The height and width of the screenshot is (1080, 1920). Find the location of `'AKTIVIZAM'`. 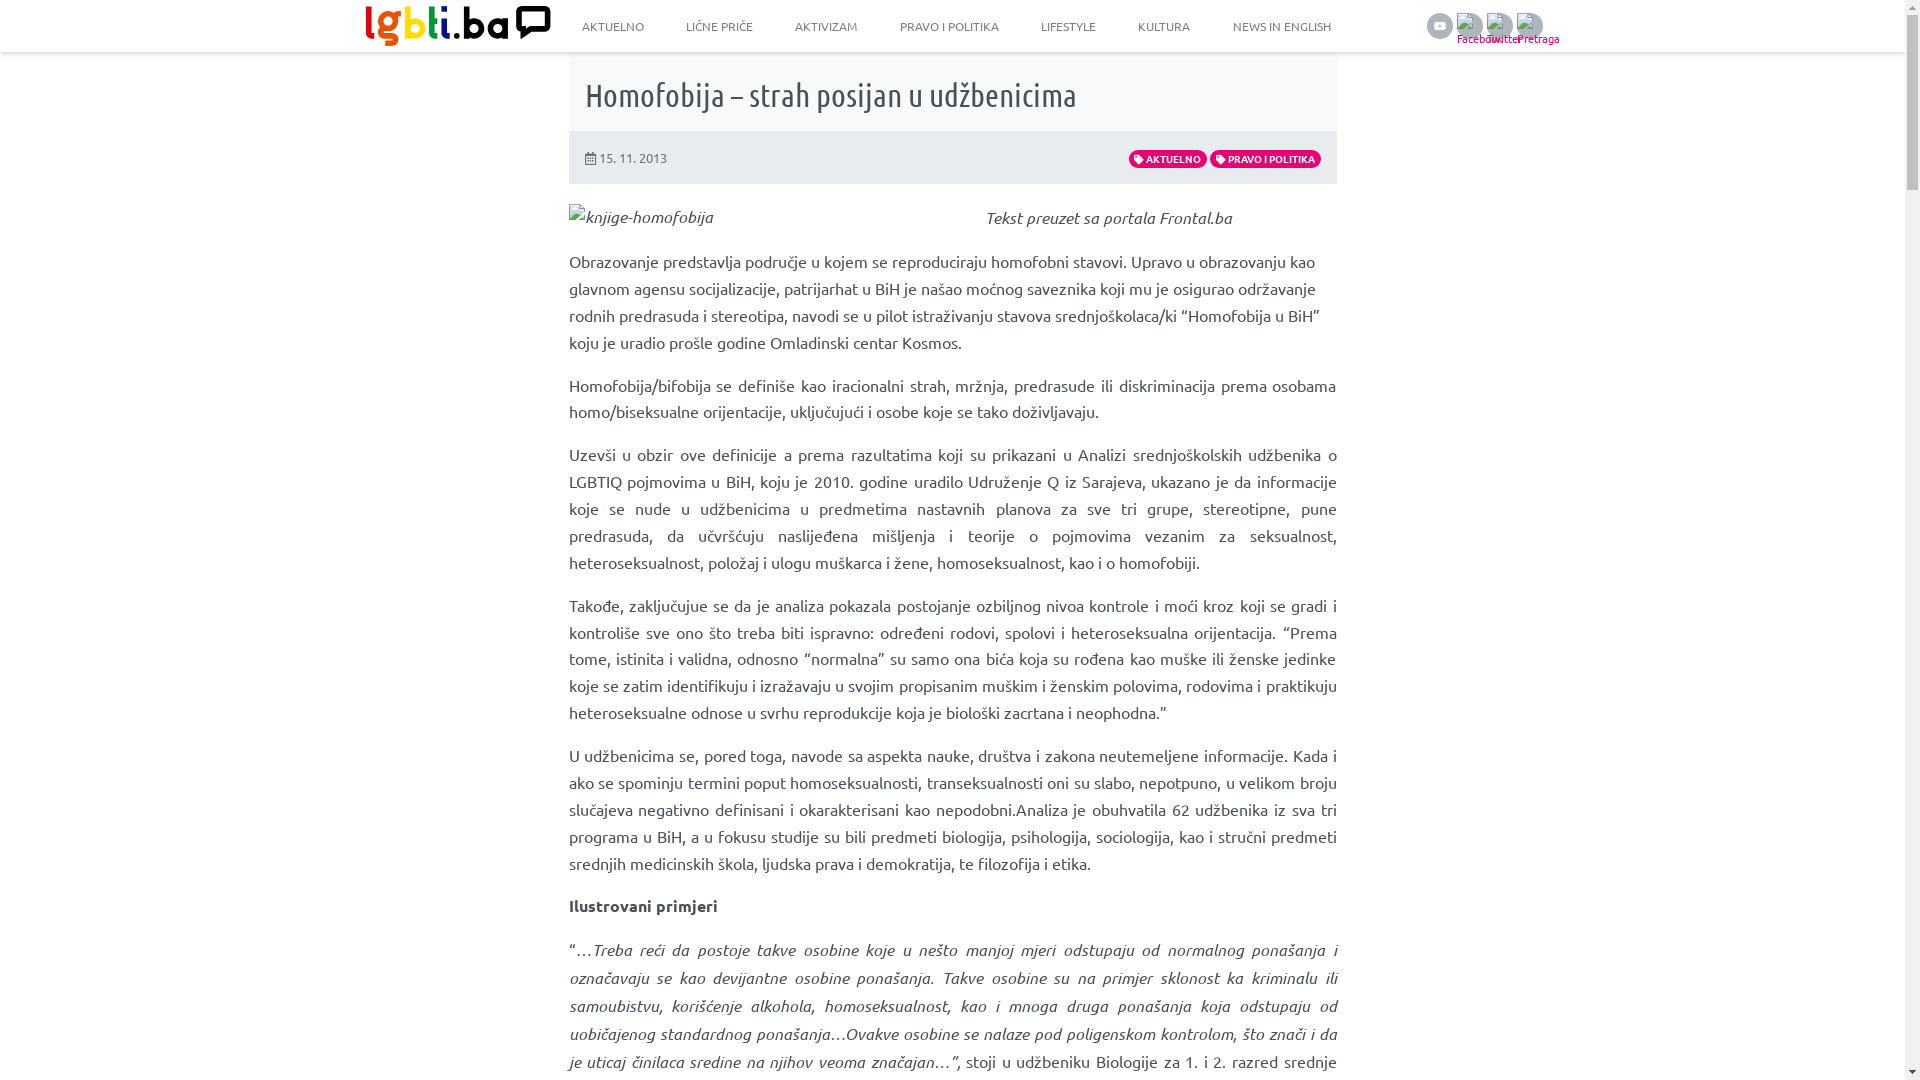

'AKTIVIZAM' is located at coordinates (786, 26).